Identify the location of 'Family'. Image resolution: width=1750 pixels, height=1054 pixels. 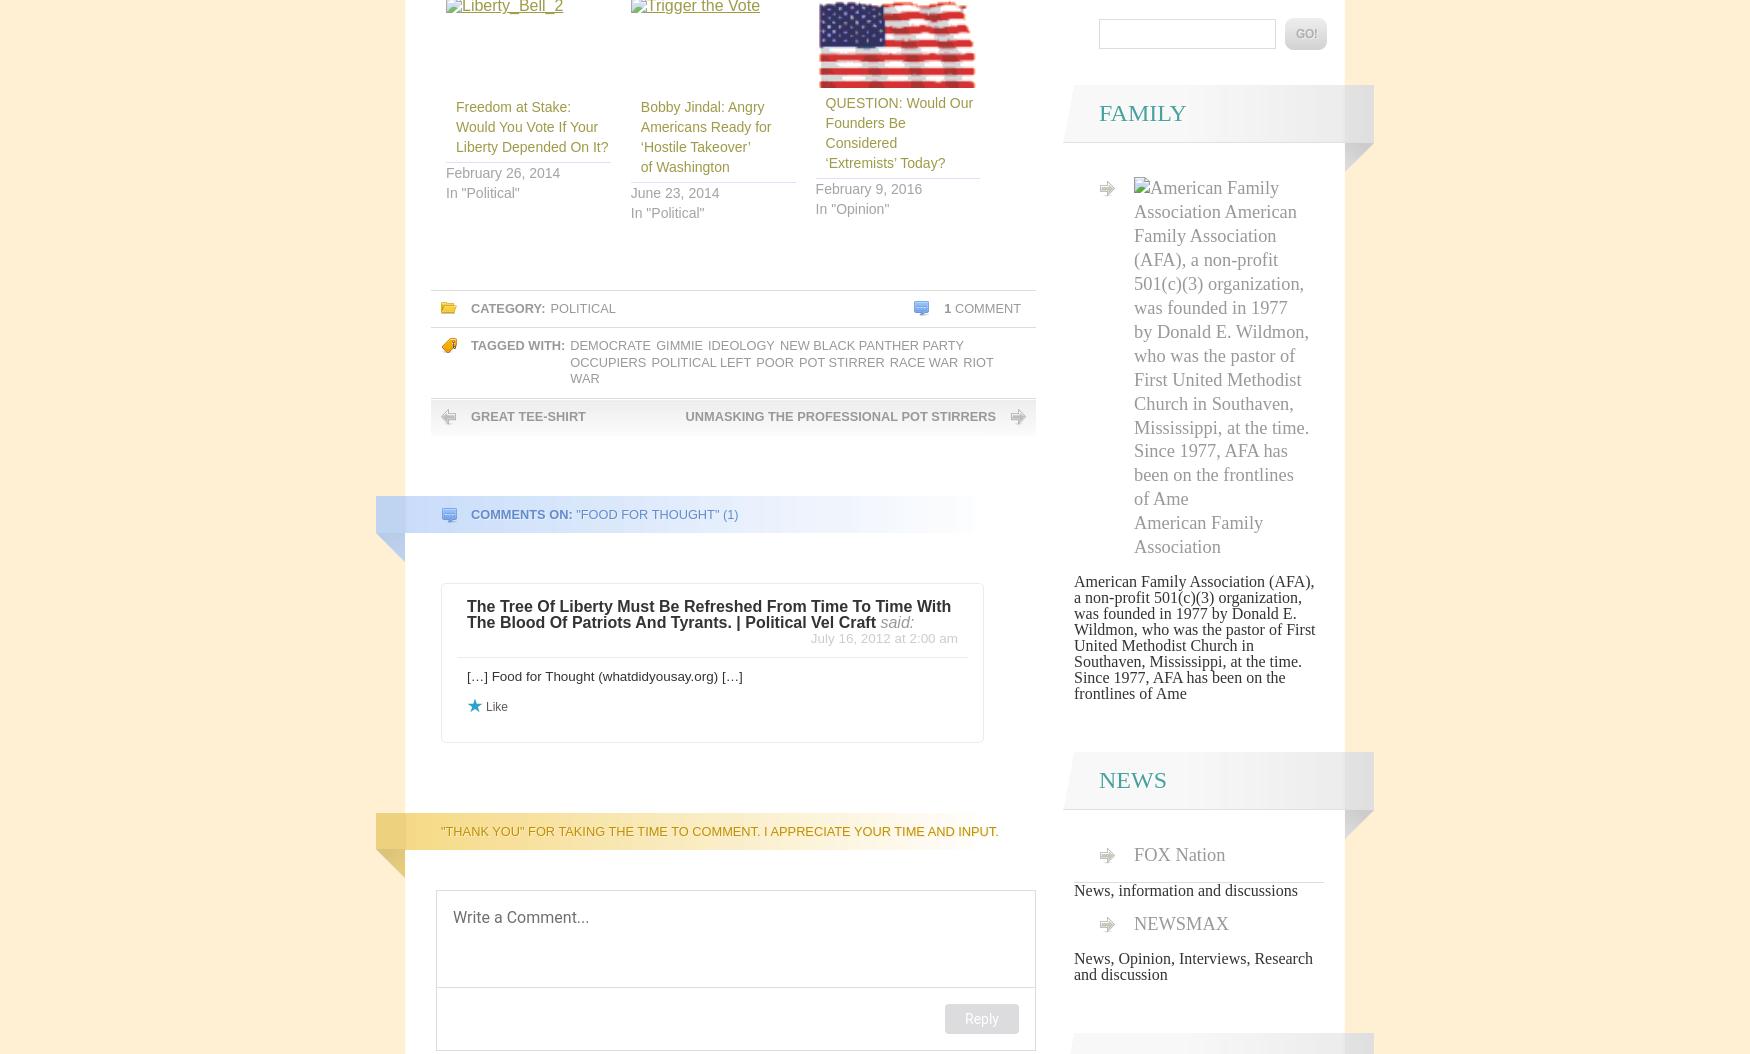
(1141, 112).